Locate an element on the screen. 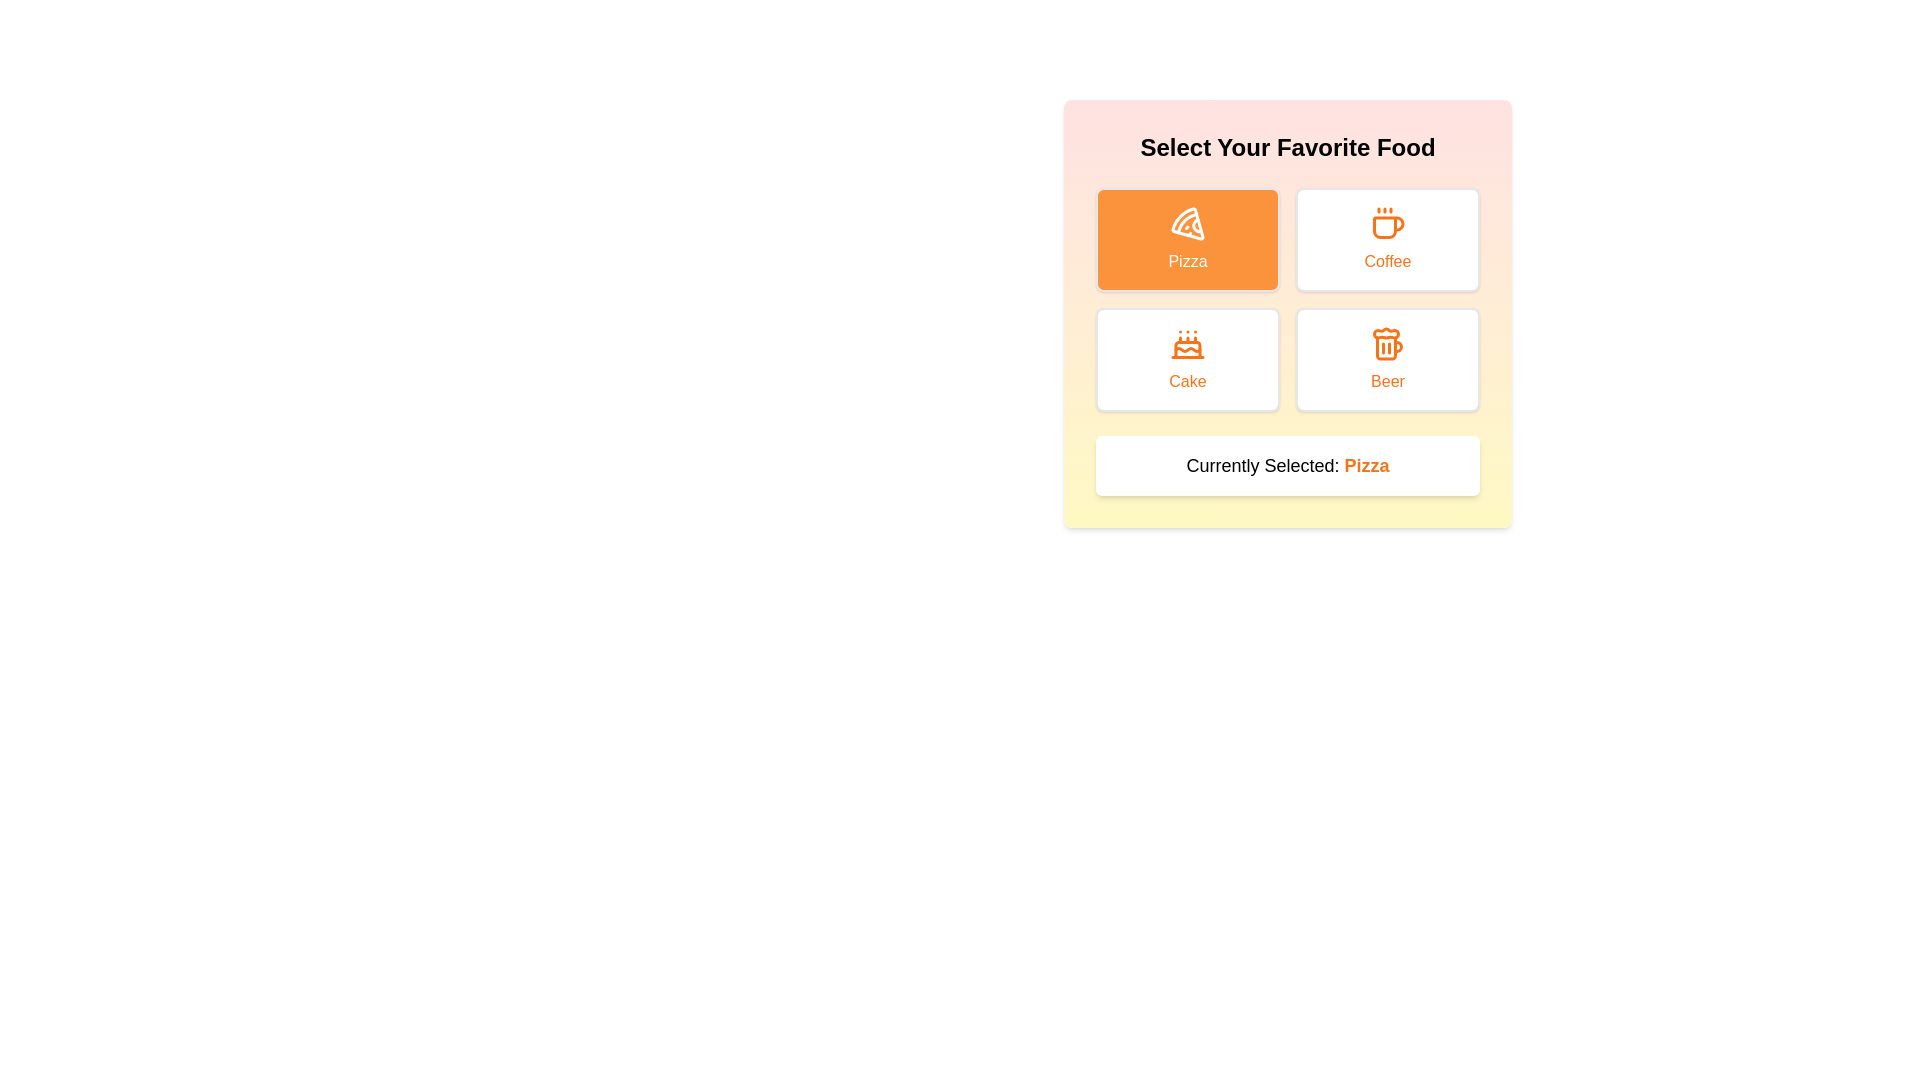 This screenshot has width=1920, height=1080. the Cake button to observe the hover effect is located at coordinates (1188, 358).